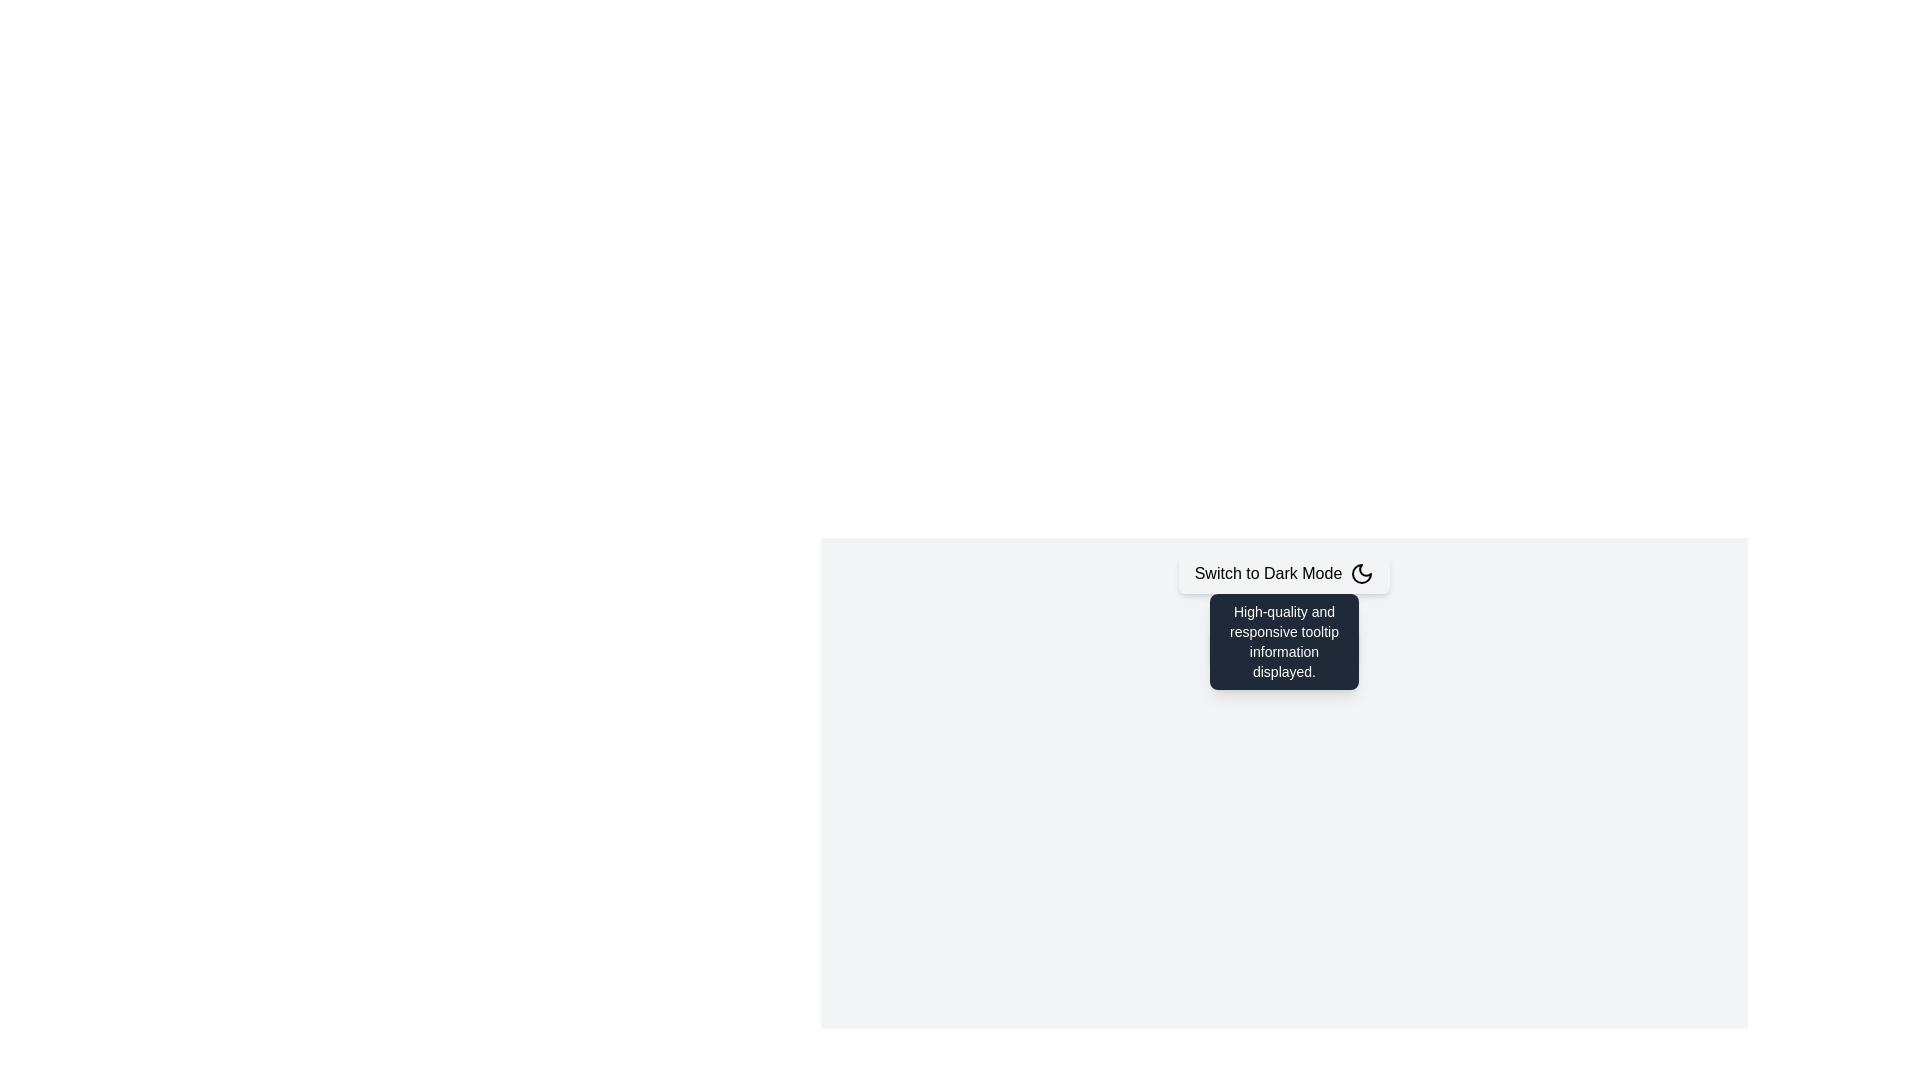  Describe the element at coordinates (1283, 574) in the screenshot. I see `the button labeled 'Switch to Dark Mode' with a crescent moon icon` at that location.